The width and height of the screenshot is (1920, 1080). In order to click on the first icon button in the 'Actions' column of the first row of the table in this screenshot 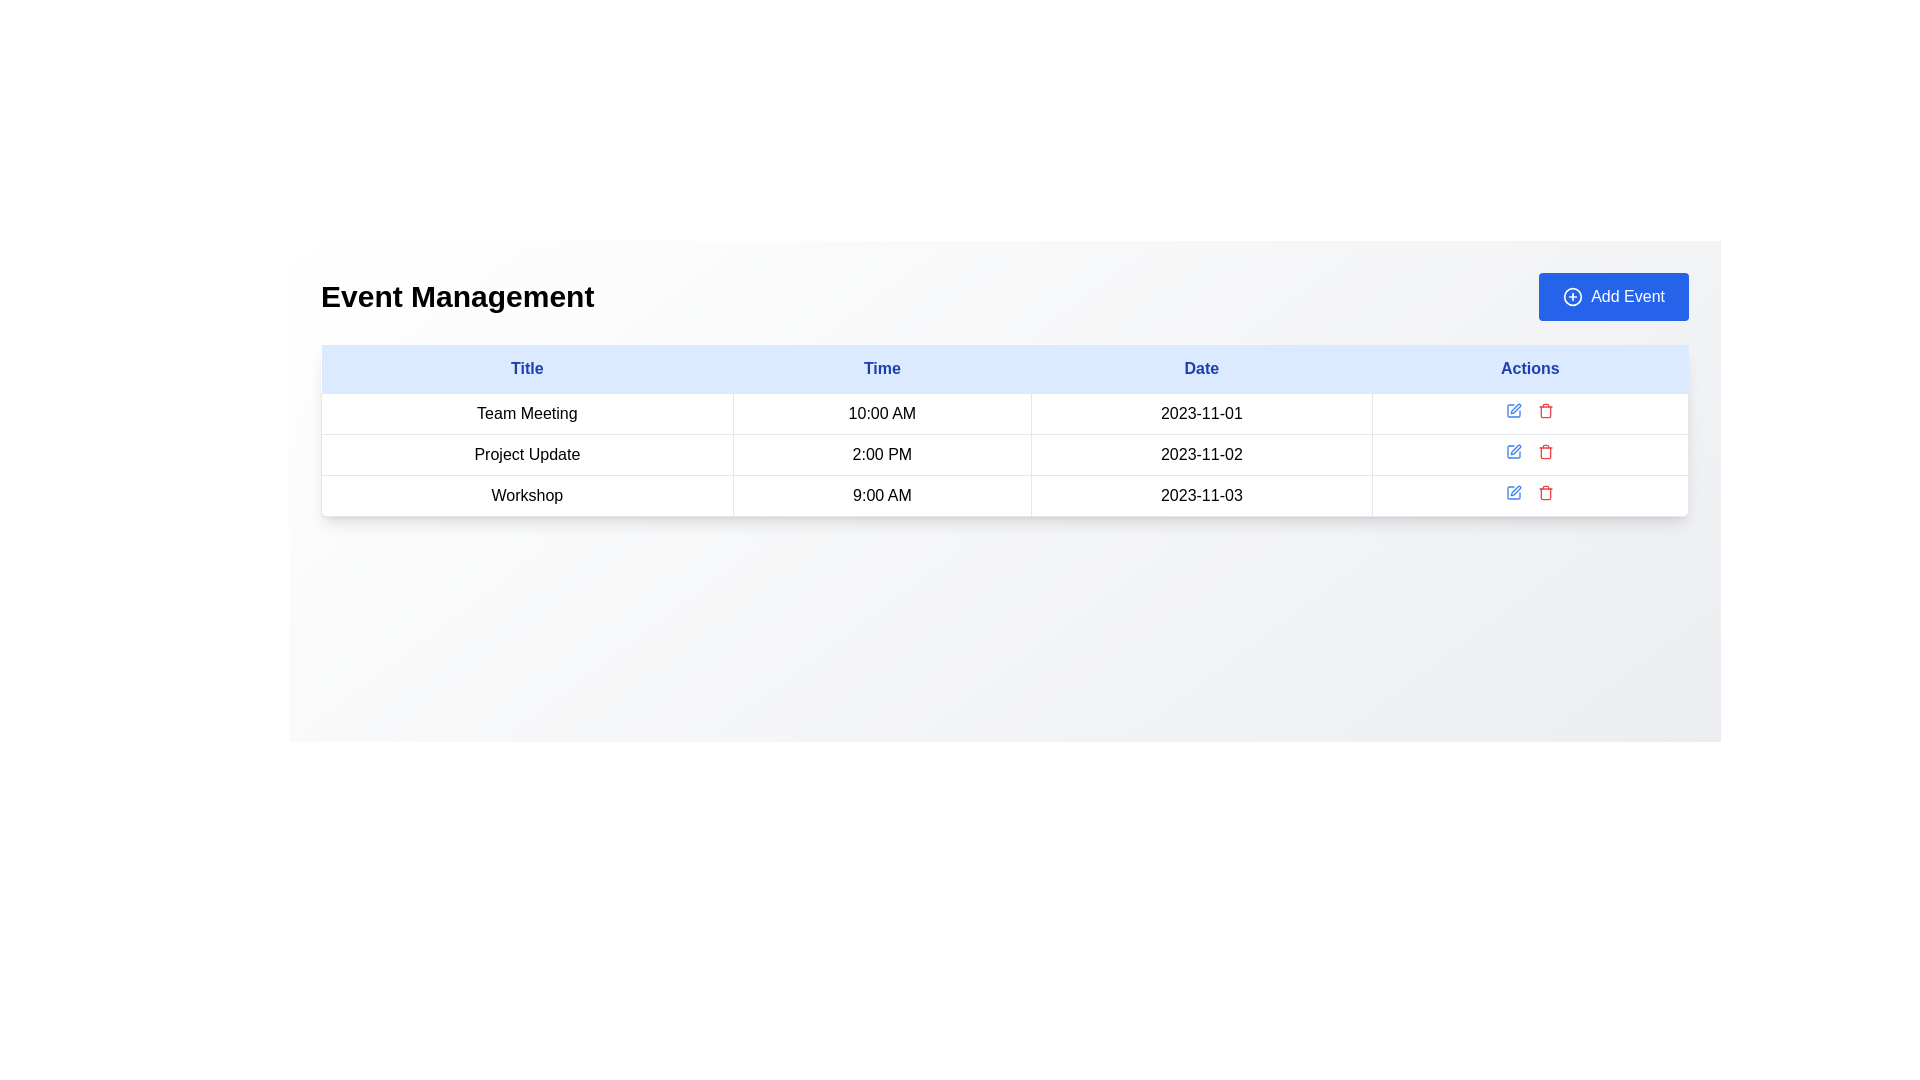, I will do `click(1514, 410)`.